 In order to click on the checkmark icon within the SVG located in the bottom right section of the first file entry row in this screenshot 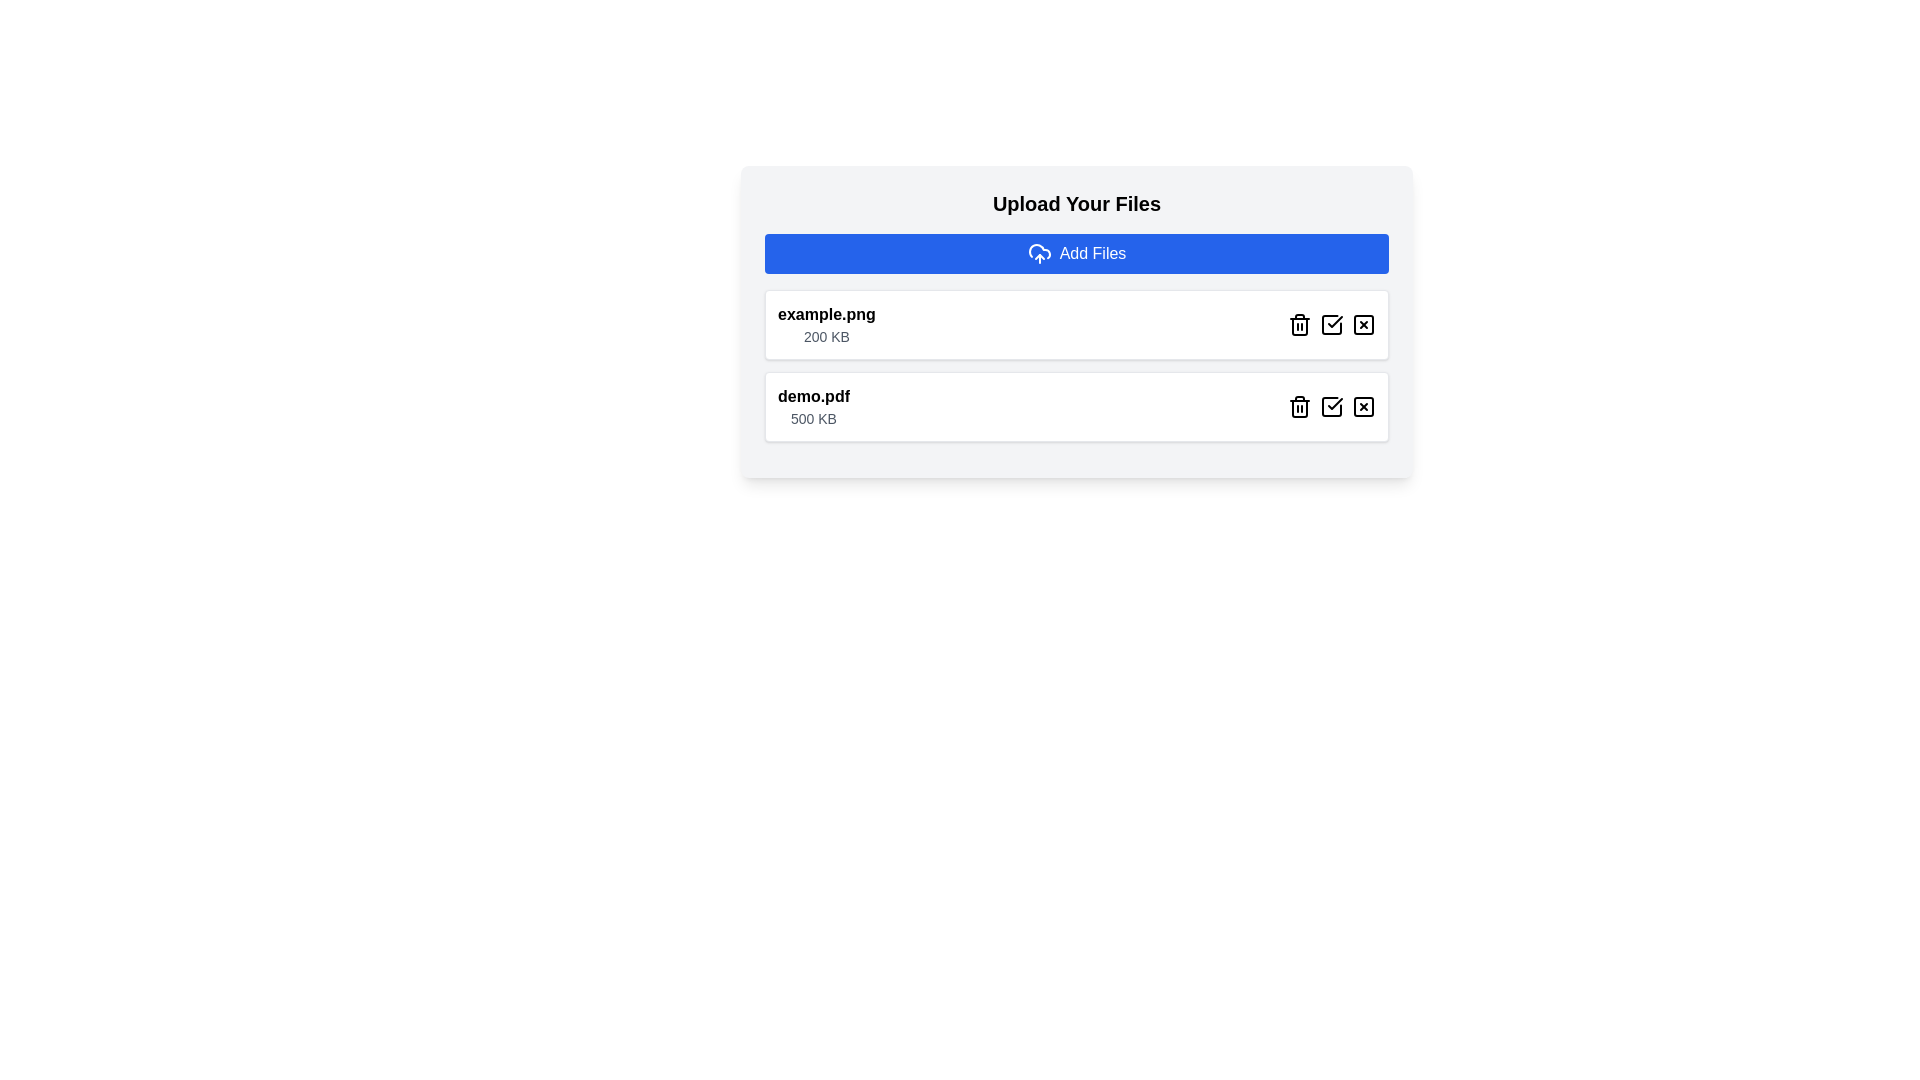, I will do `click(1335, 320)`.